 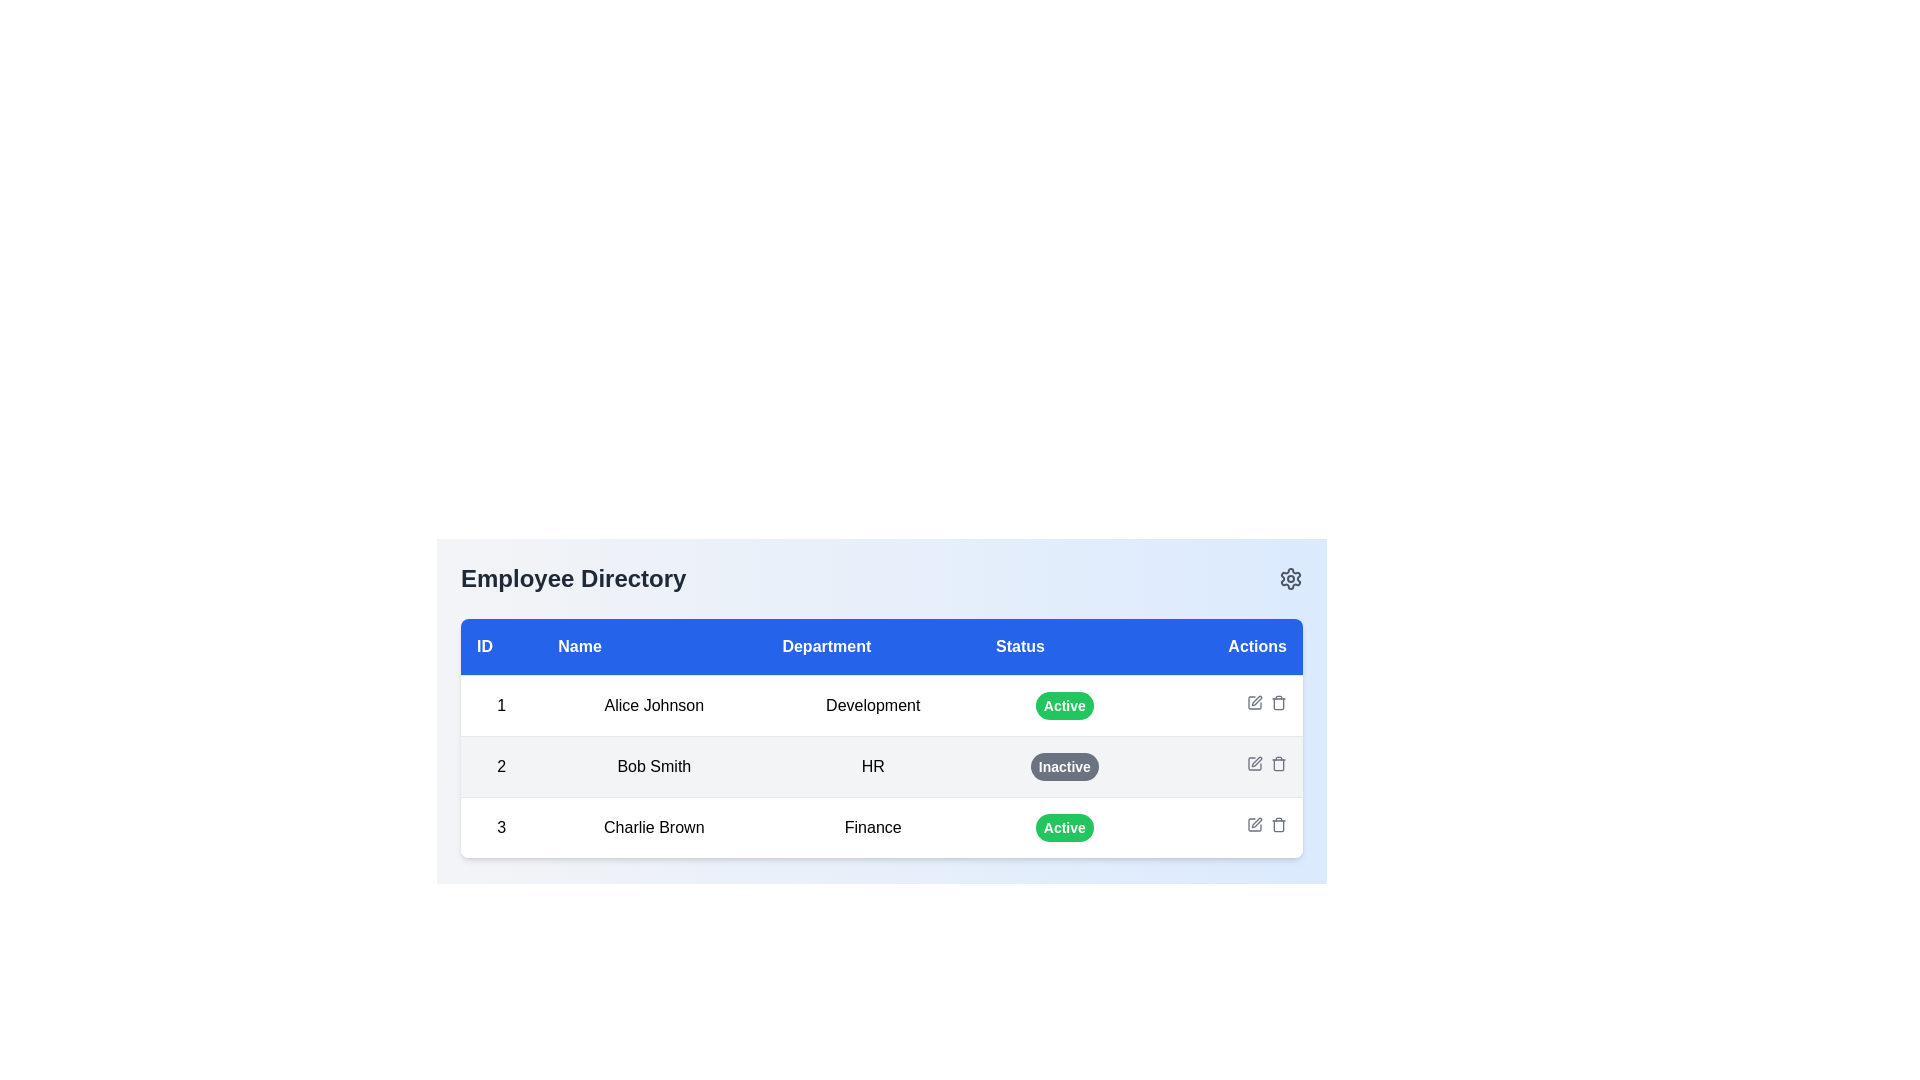 I want to click on the 'Department' text label for 'Alice Johnson' in the employee directory table, which is located in the third column of the first row, so click(x=873, y=704).